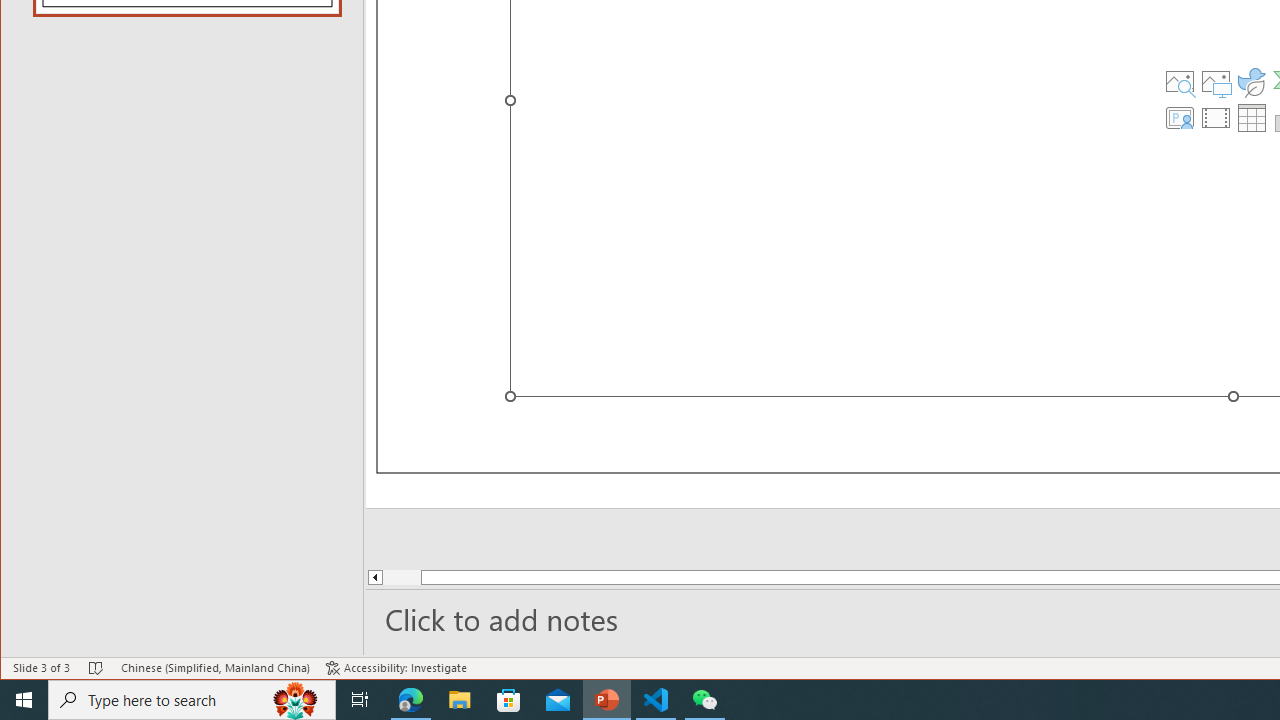 The width and height of the screenshot is (1280, 720). I want to click on 'Insert Video', so click(1215, 118).